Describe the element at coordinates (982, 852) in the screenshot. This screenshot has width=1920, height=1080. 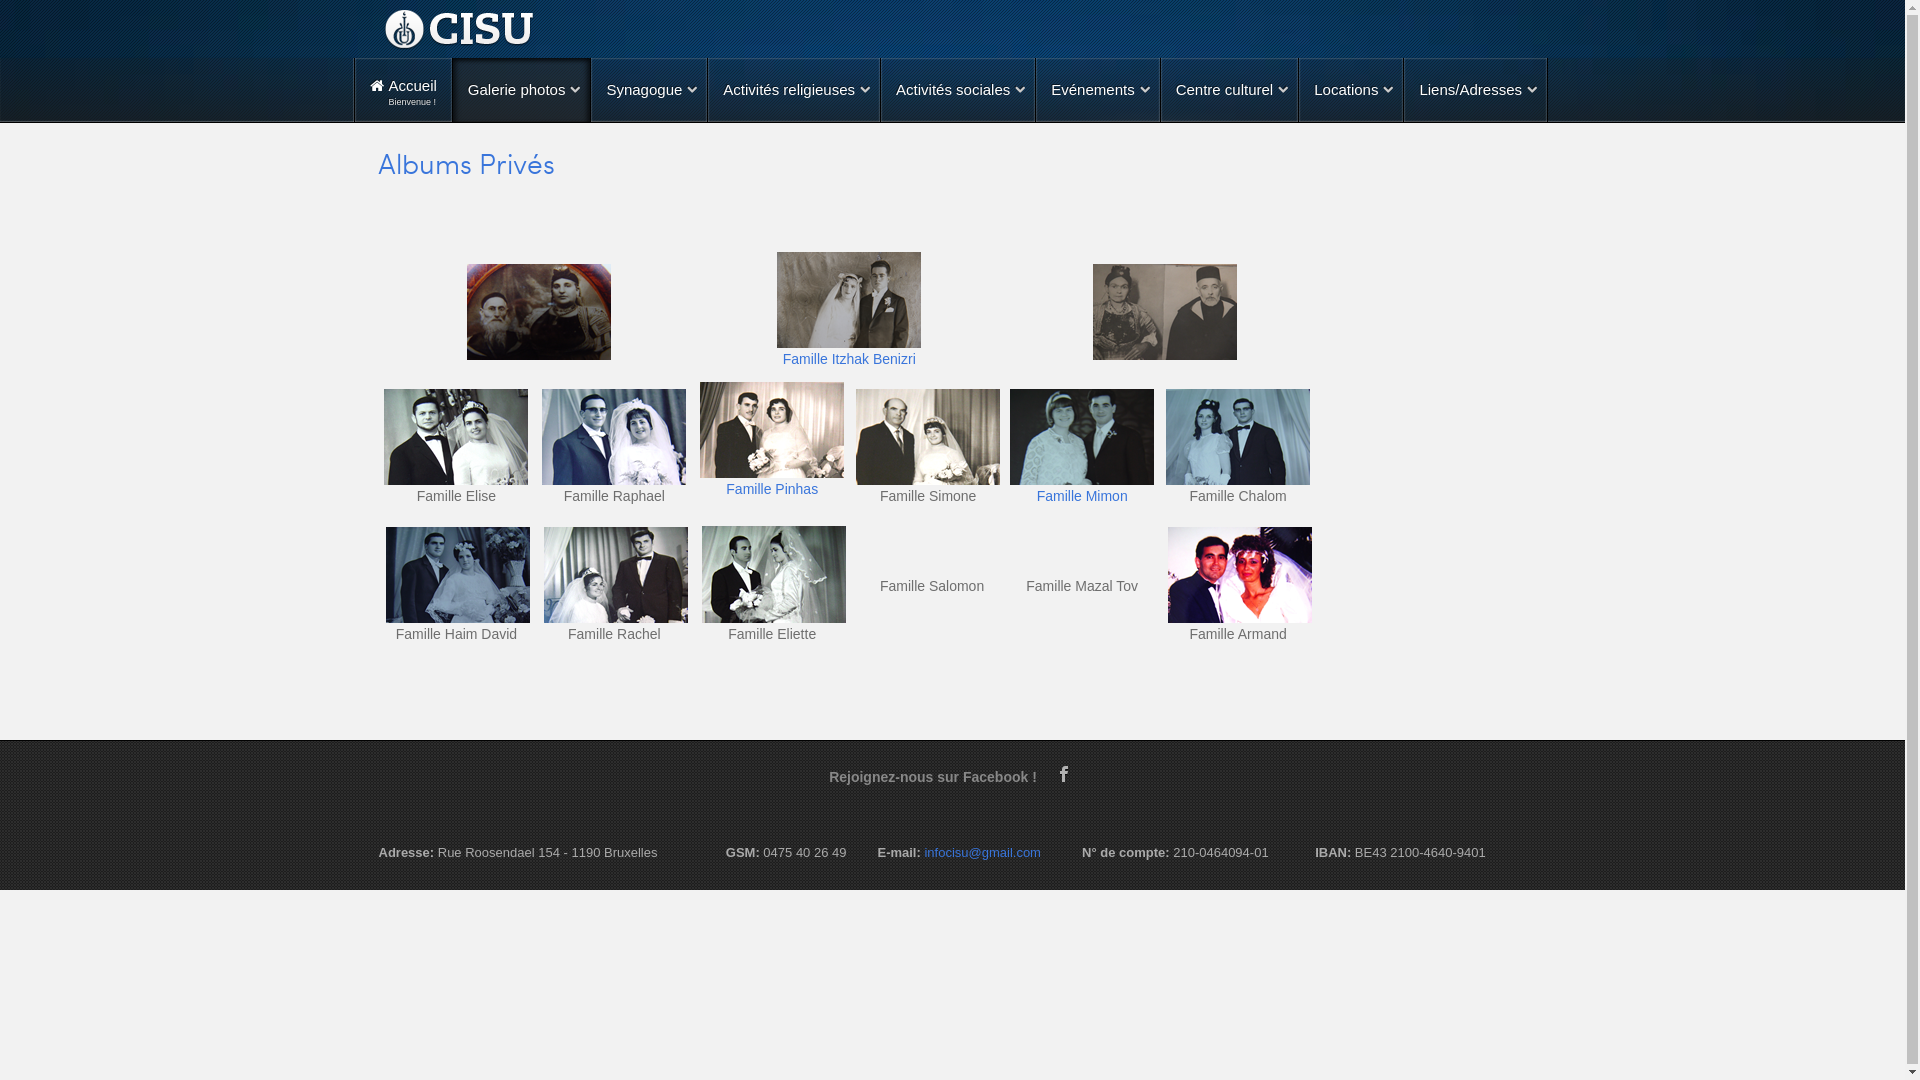
I see `'infocisu@gmail.com'` at that location.